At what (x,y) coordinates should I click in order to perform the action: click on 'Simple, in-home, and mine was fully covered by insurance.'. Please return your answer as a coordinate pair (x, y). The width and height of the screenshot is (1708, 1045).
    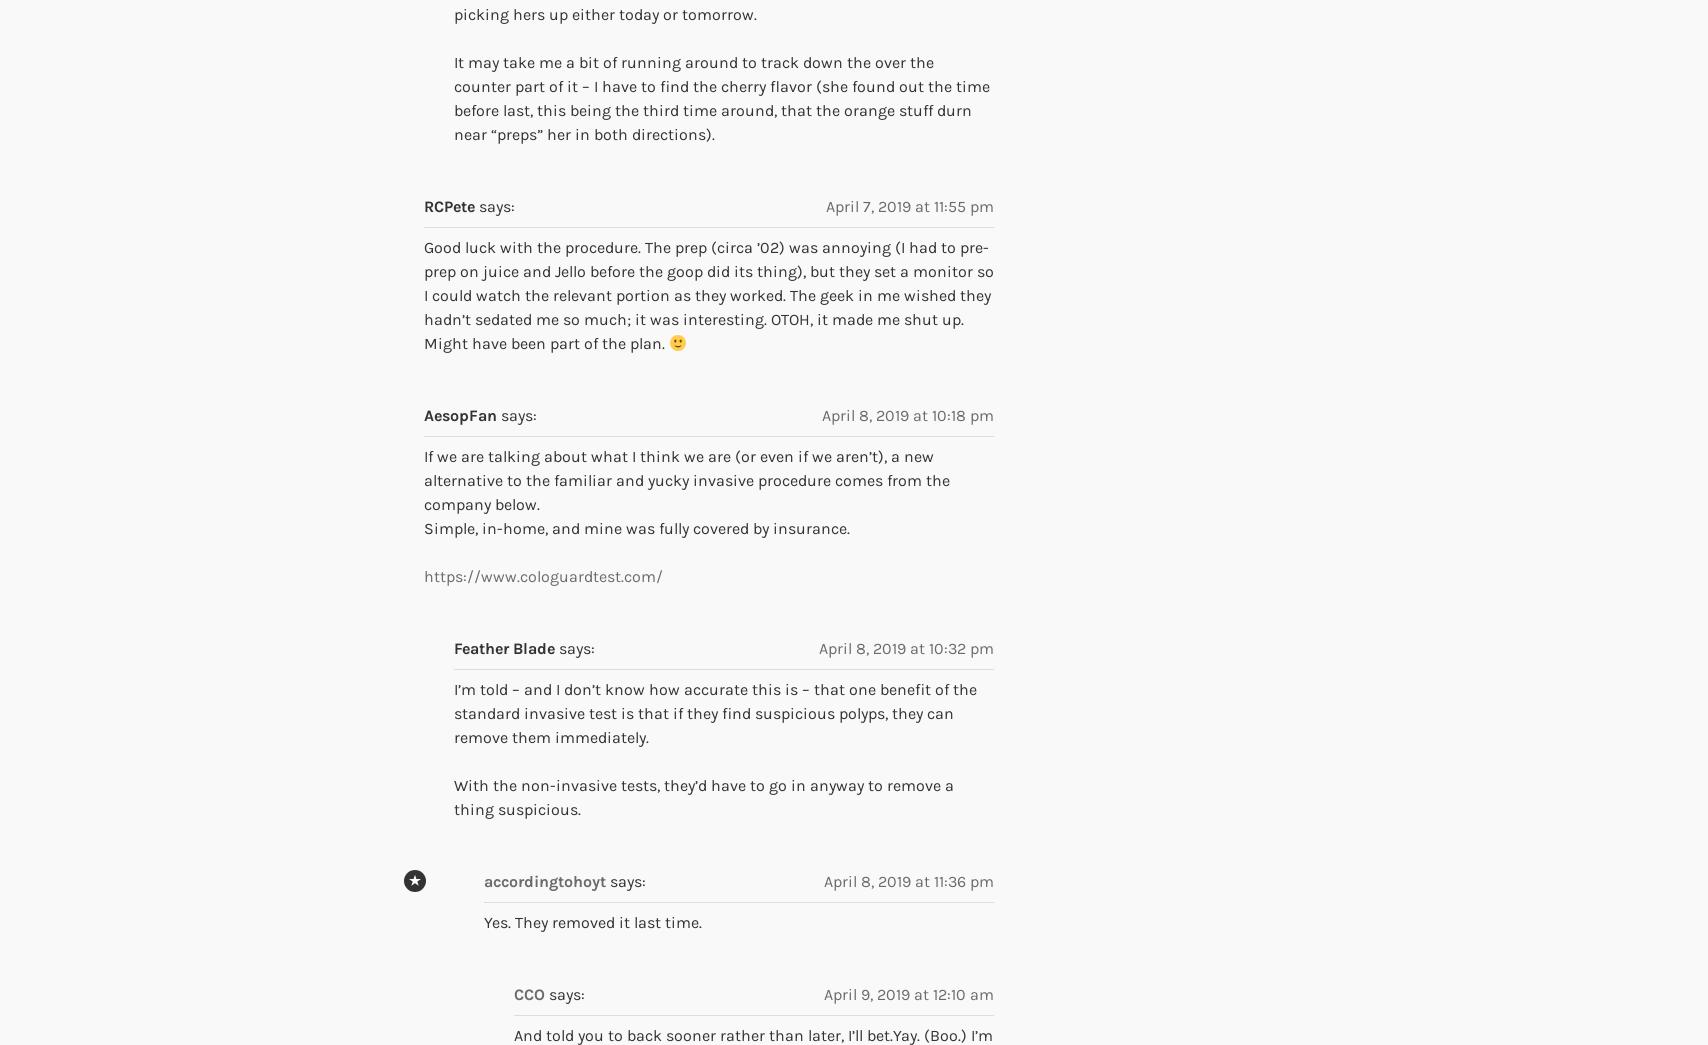
    Looking at the image, I should click on (637, 528).